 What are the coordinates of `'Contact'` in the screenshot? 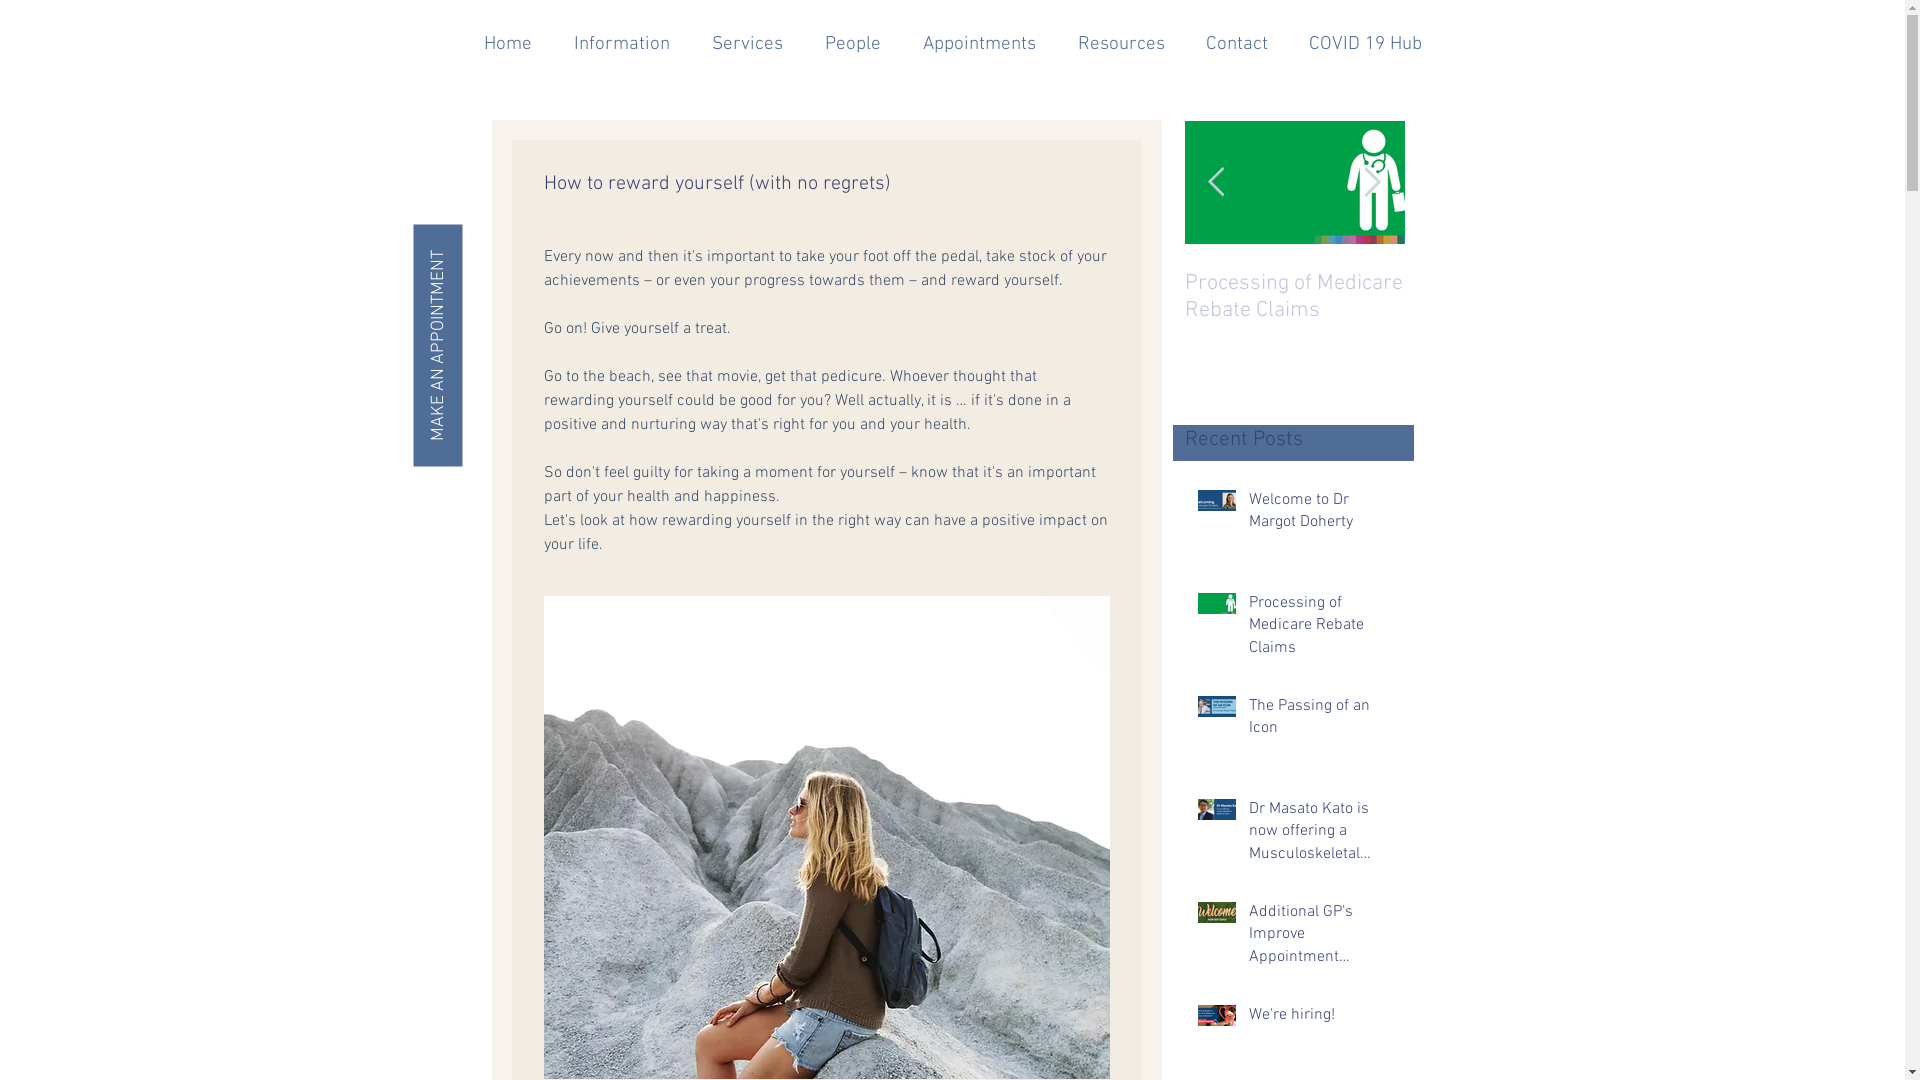 It's located at (1236, 44).